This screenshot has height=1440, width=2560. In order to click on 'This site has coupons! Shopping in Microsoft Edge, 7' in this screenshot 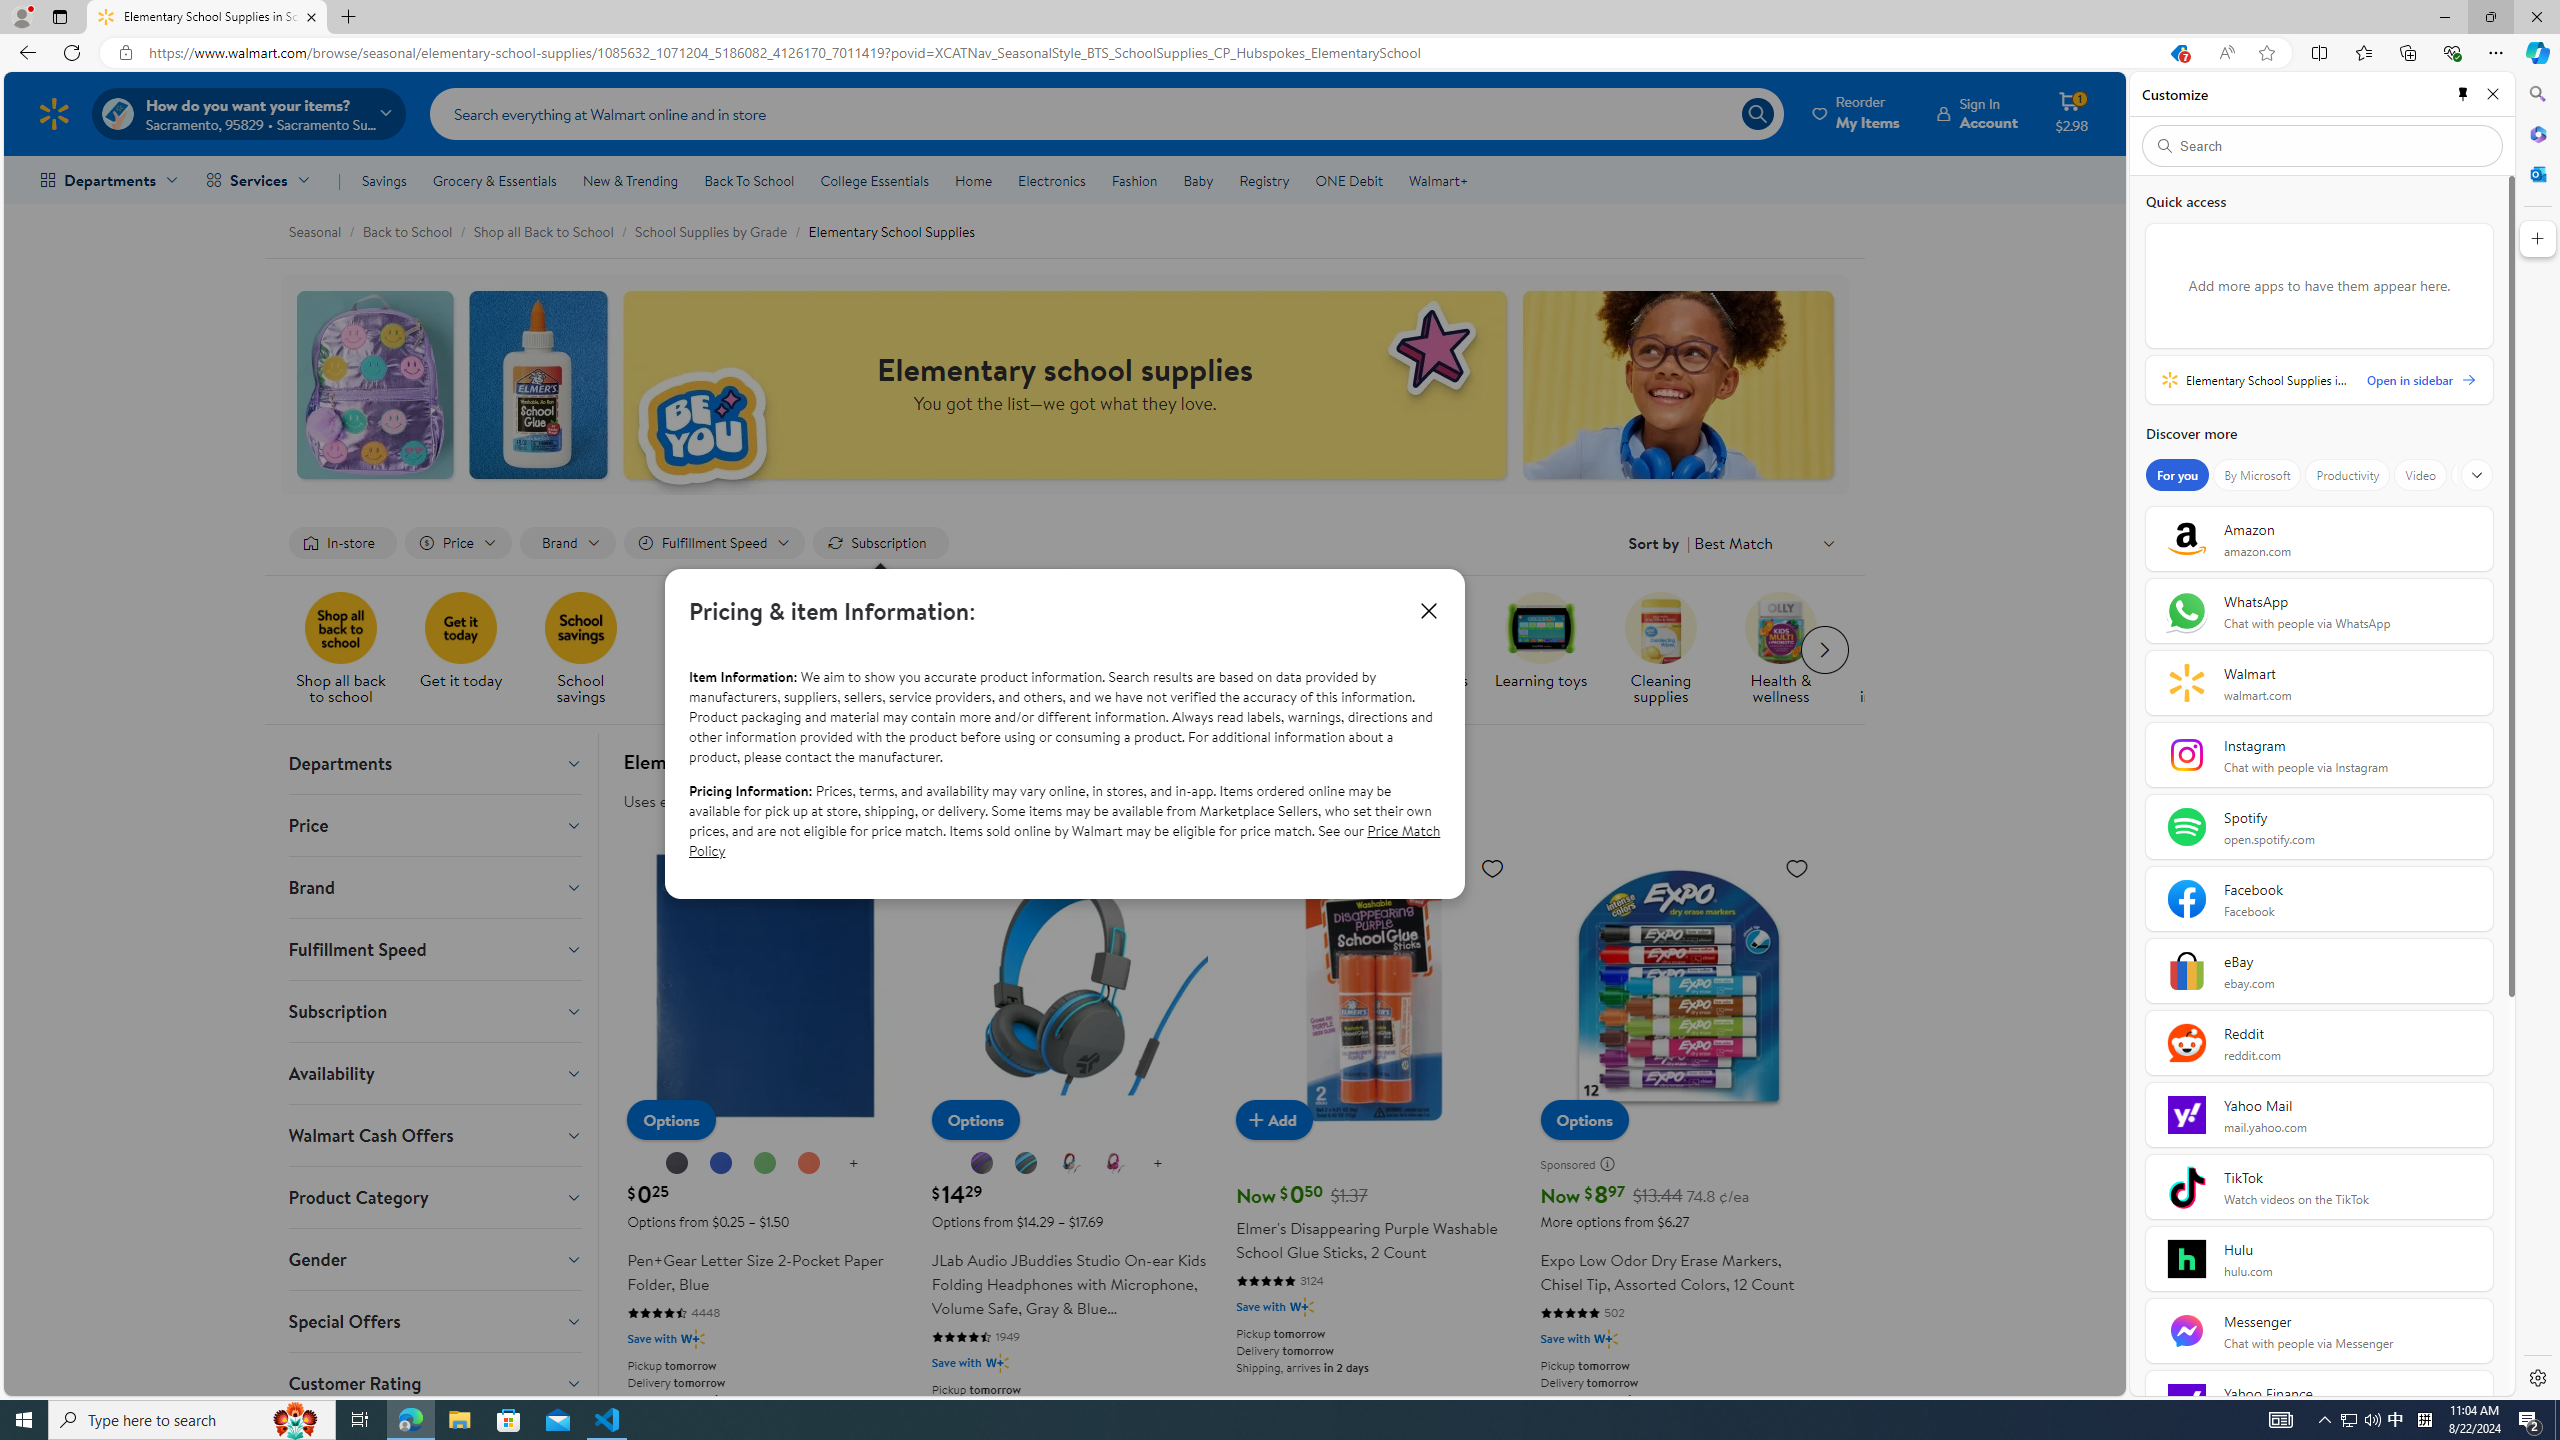, I will do `click(2177, 53)`.